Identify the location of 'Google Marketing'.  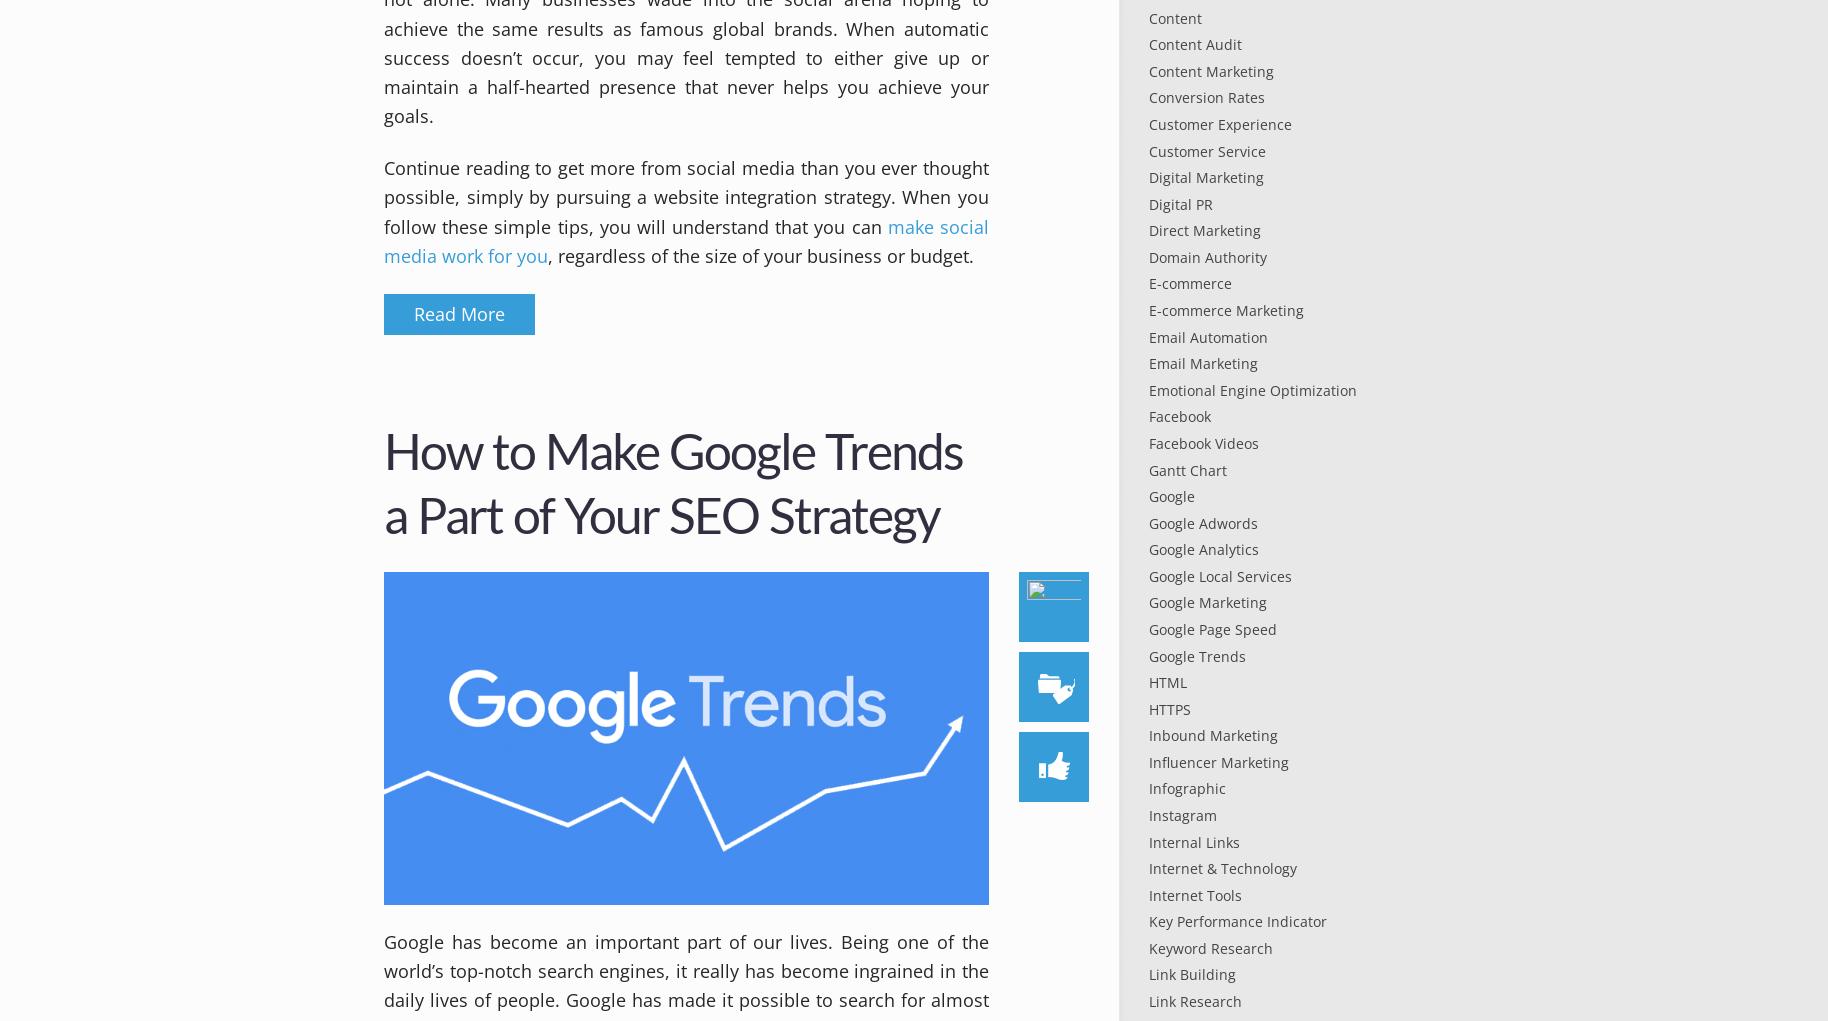
(1148, 602).